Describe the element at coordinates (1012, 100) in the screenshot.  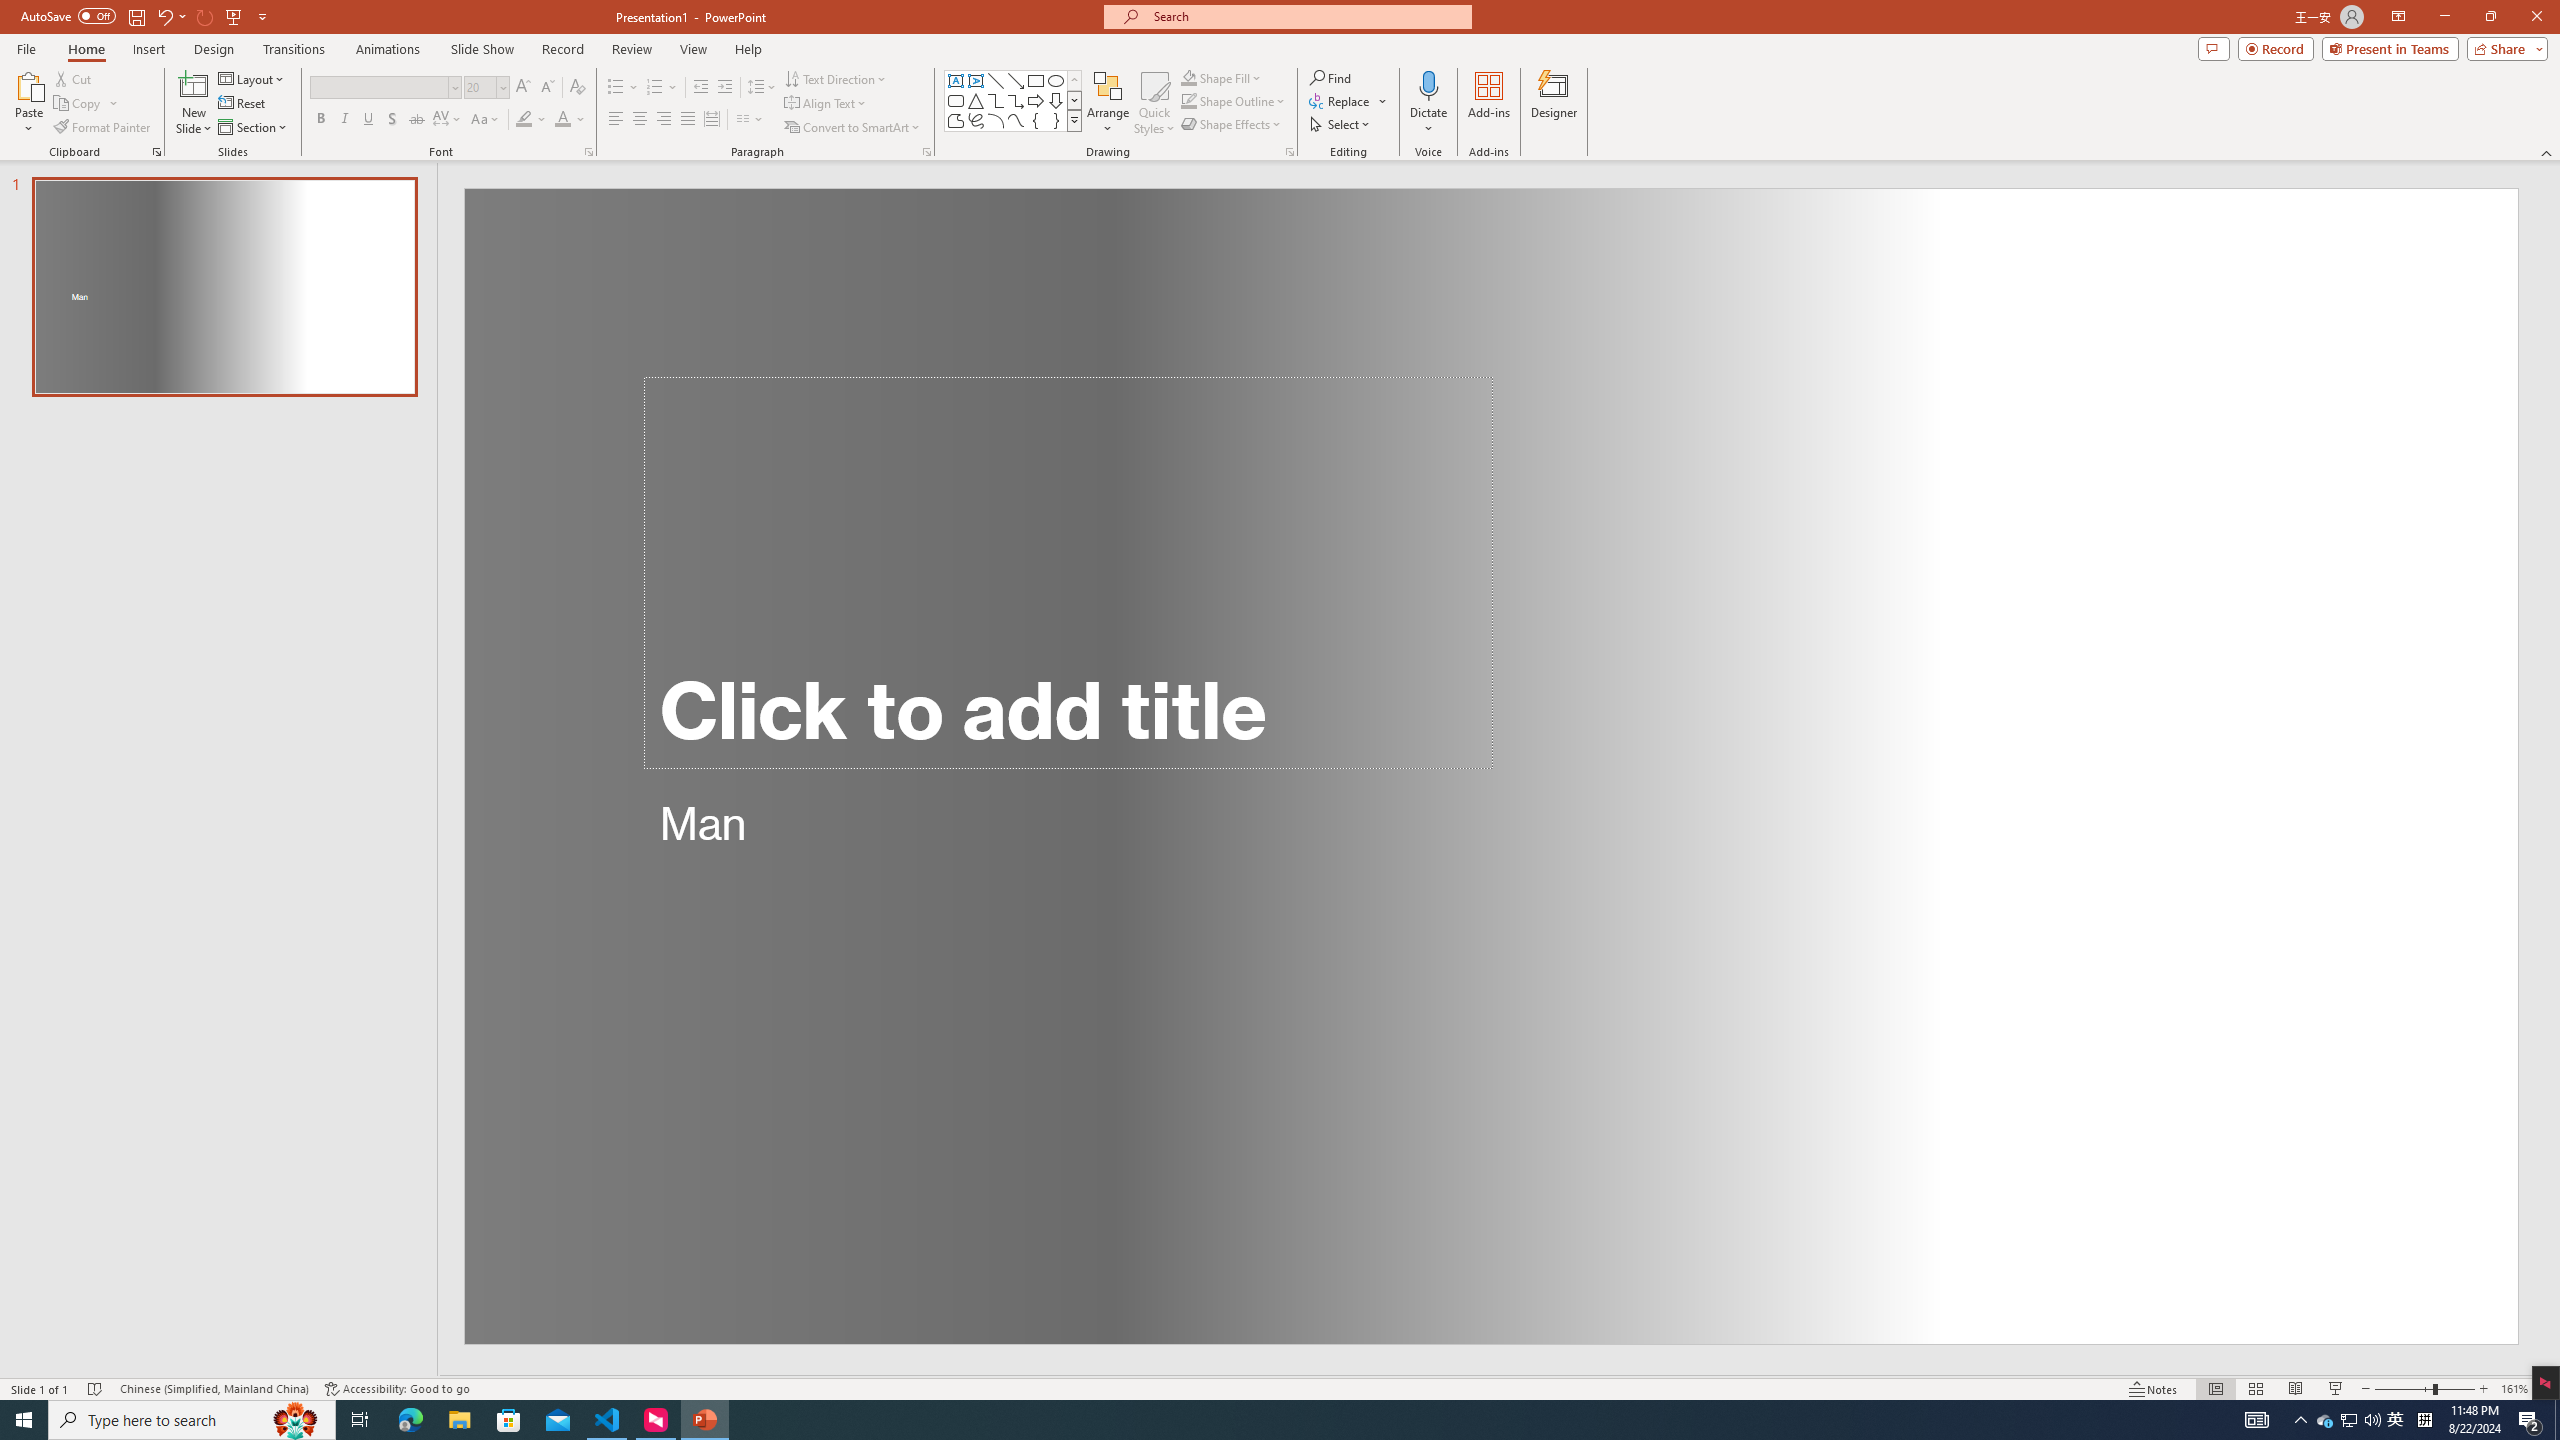
I see `'AutomationID: ShapesInsertGallery'` at that location.